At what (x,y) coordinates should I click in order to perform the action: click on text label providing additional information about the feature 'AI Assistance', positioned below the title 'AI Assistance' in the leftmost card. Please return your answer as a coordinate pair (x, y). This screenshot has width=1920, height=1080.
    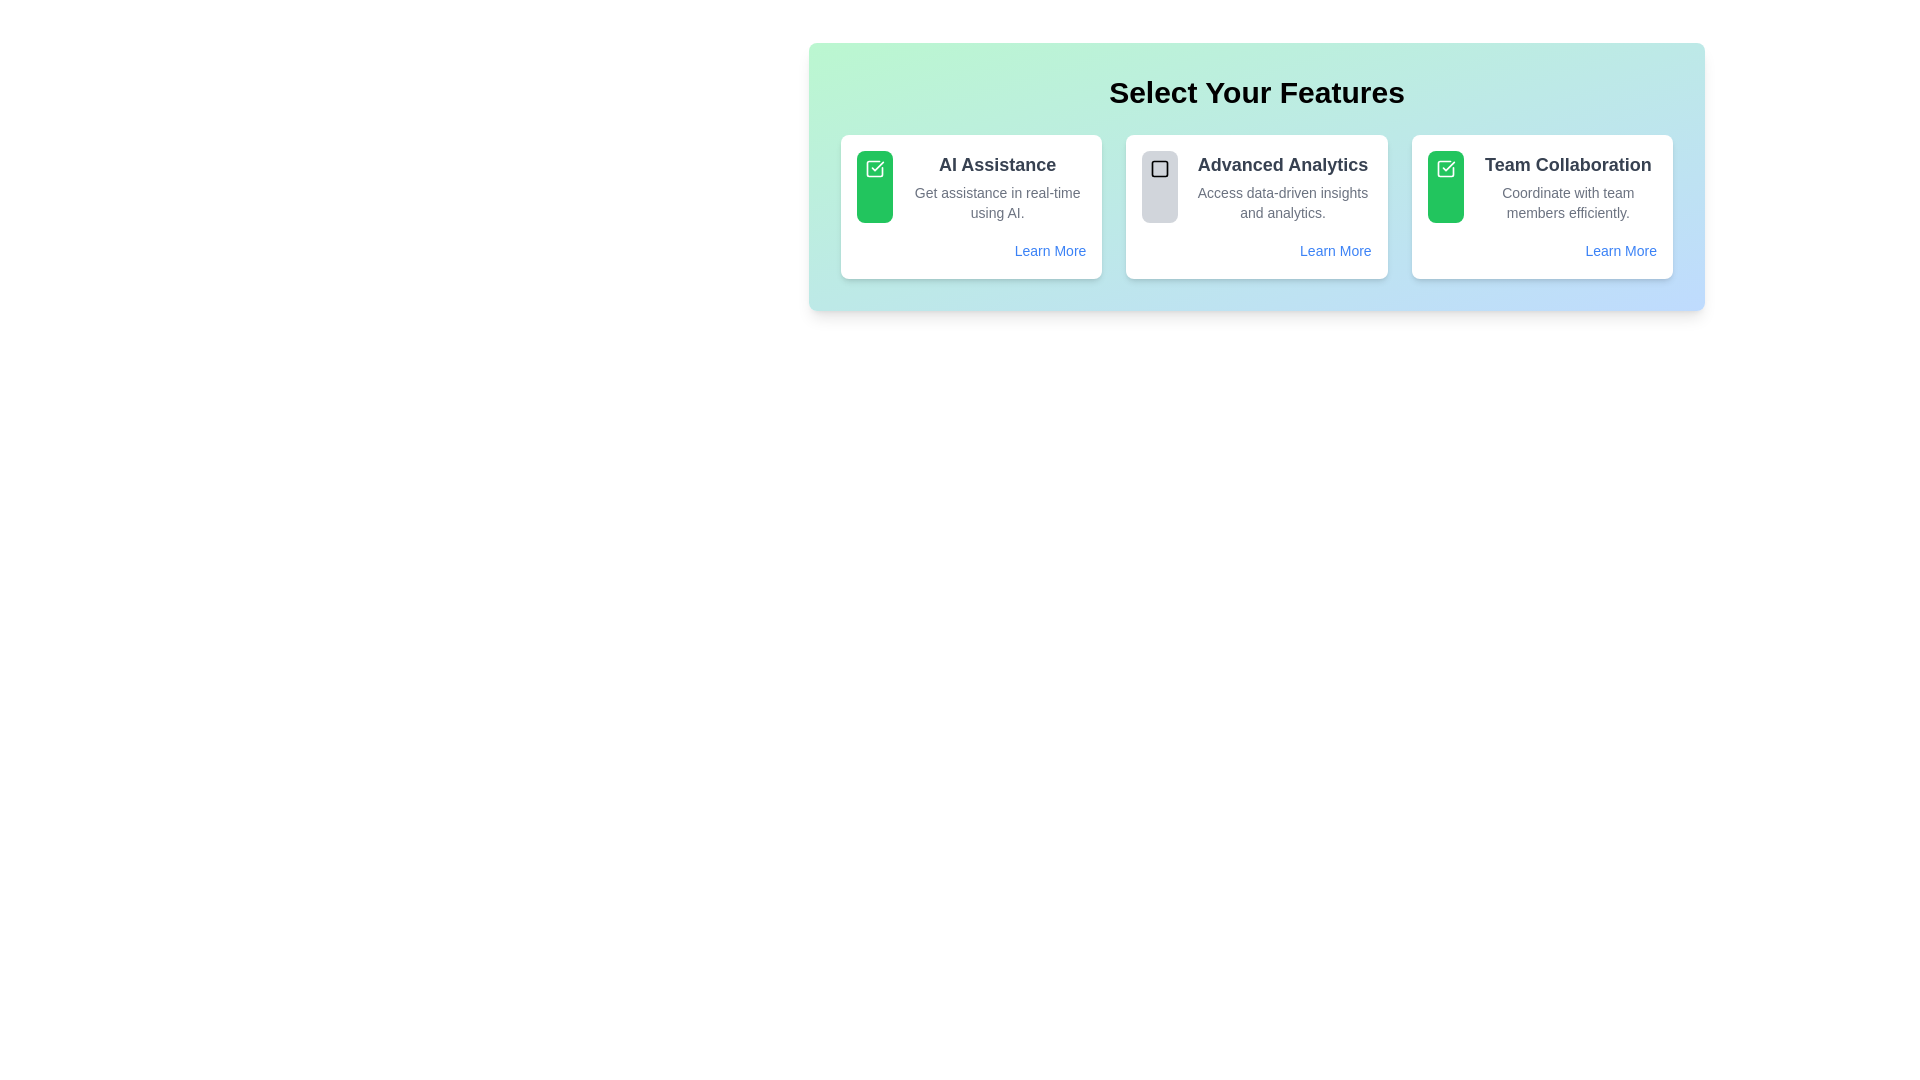
    Looking at the image, I should click on (997, 203).